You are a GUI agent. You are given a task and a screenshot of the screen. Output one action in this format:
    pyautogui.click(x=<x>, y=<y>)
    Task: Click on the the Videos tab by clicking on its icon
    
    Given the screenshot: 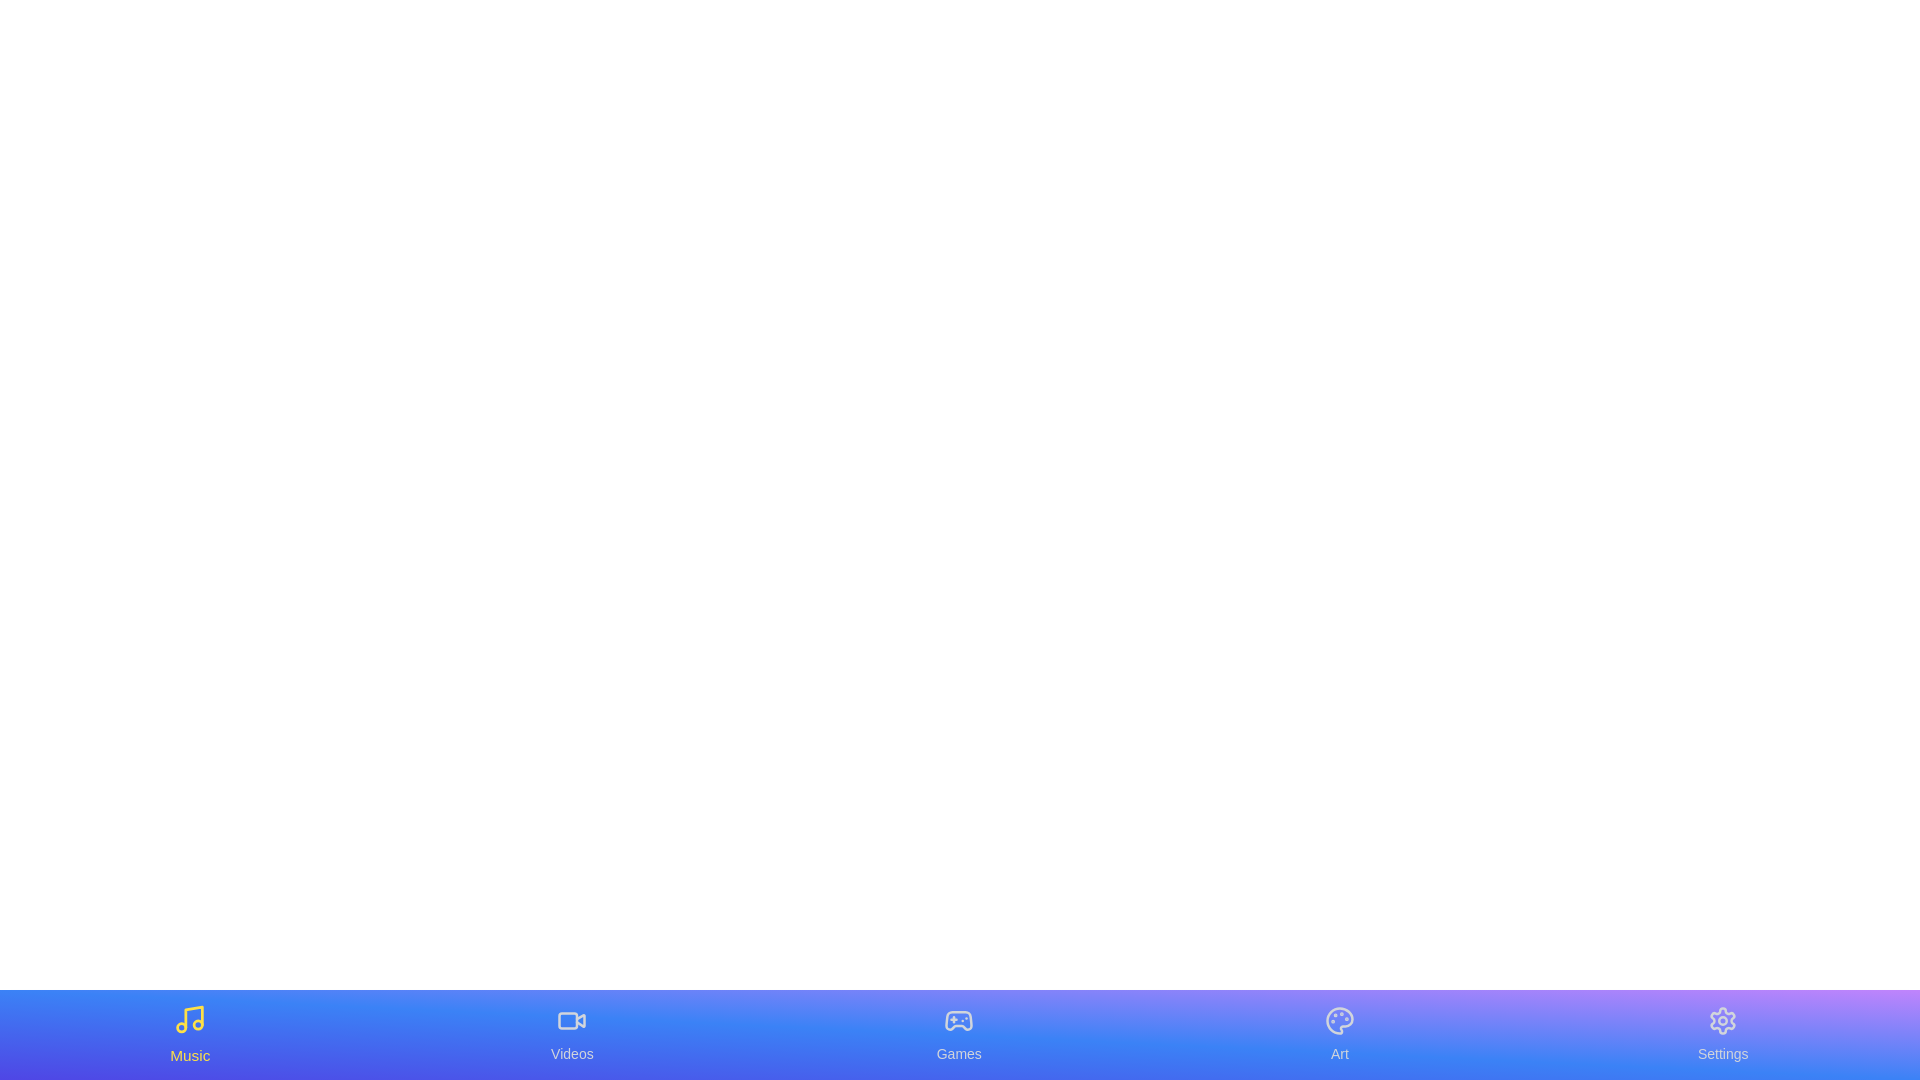 What is the action you would take?
    pyautogui.click(x=571, y=1034)
    